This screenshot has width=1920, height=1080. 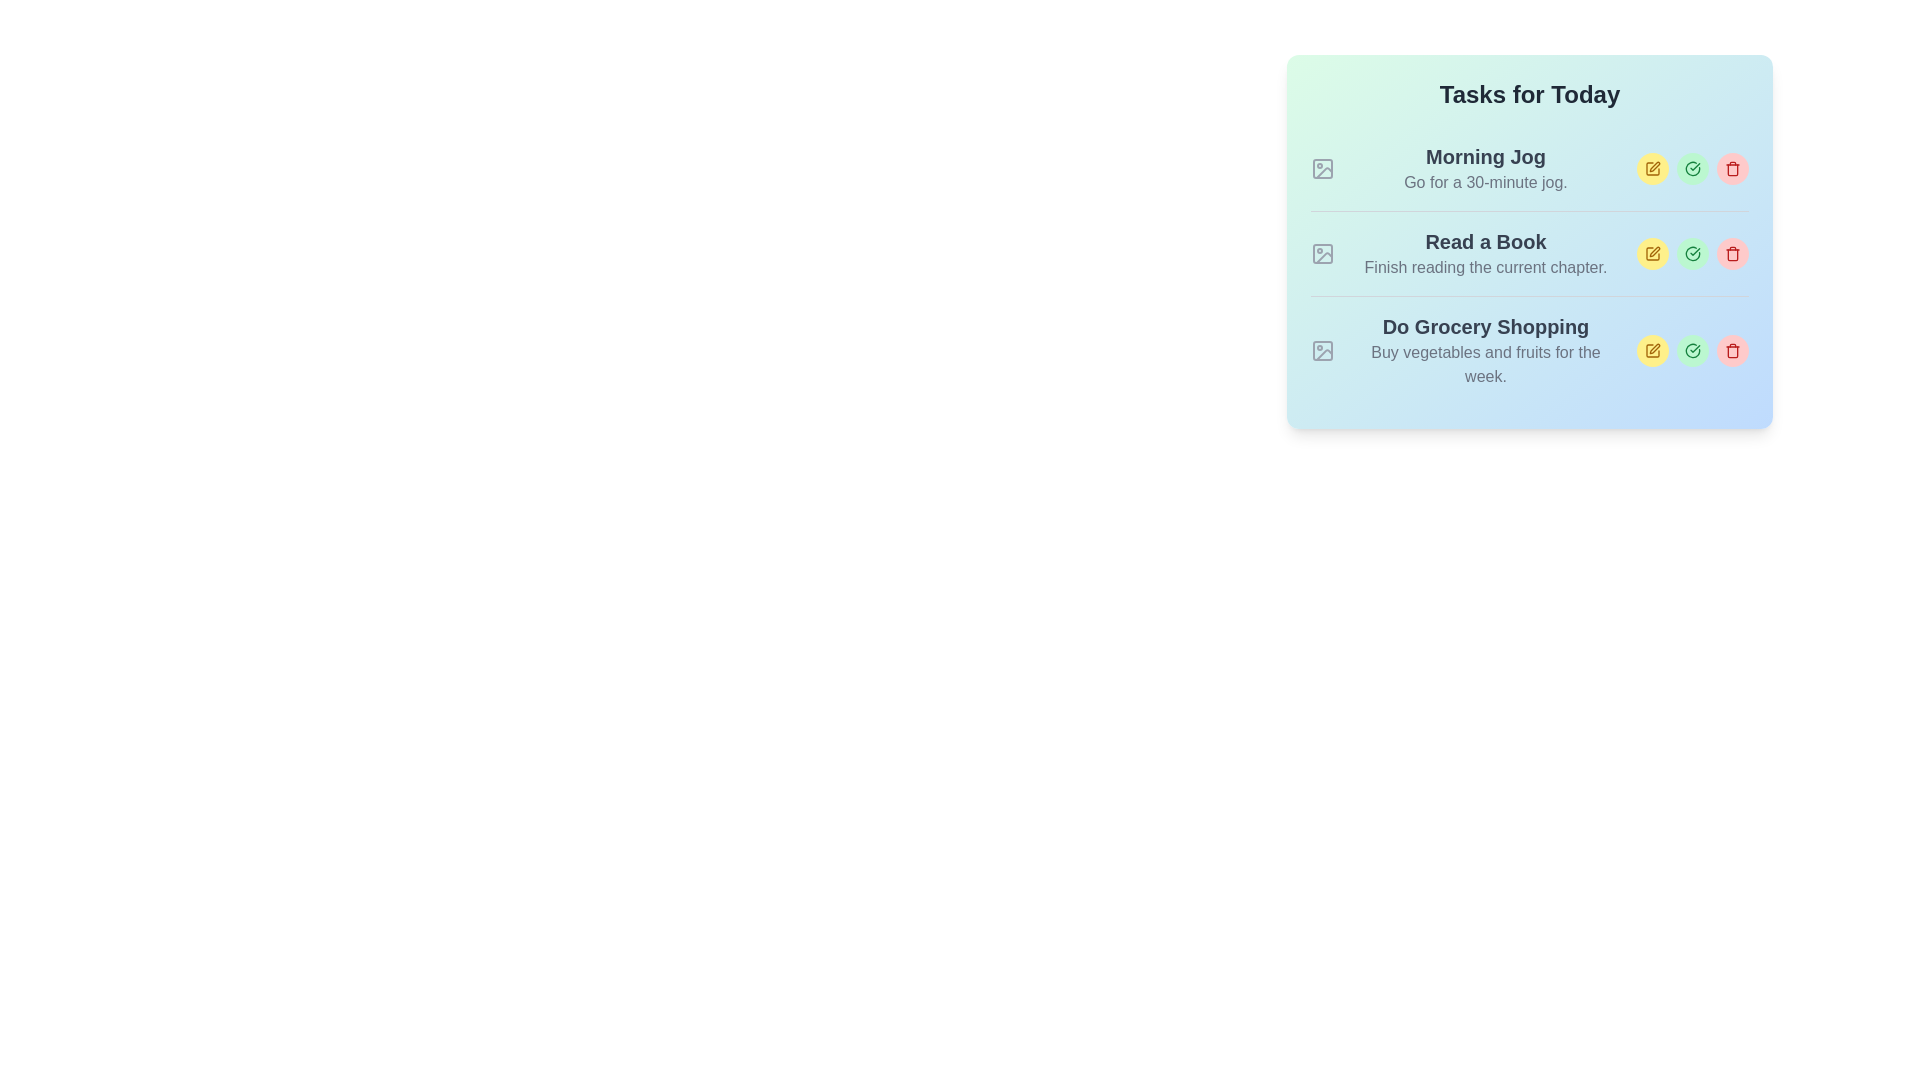 What do you see at coordinates (1692, 253) in the screenshot?
I see `the circular confirmation indicator with a green checkmark to mark the 'Read a Book' task as completed` at bounding box center [1692, 253].